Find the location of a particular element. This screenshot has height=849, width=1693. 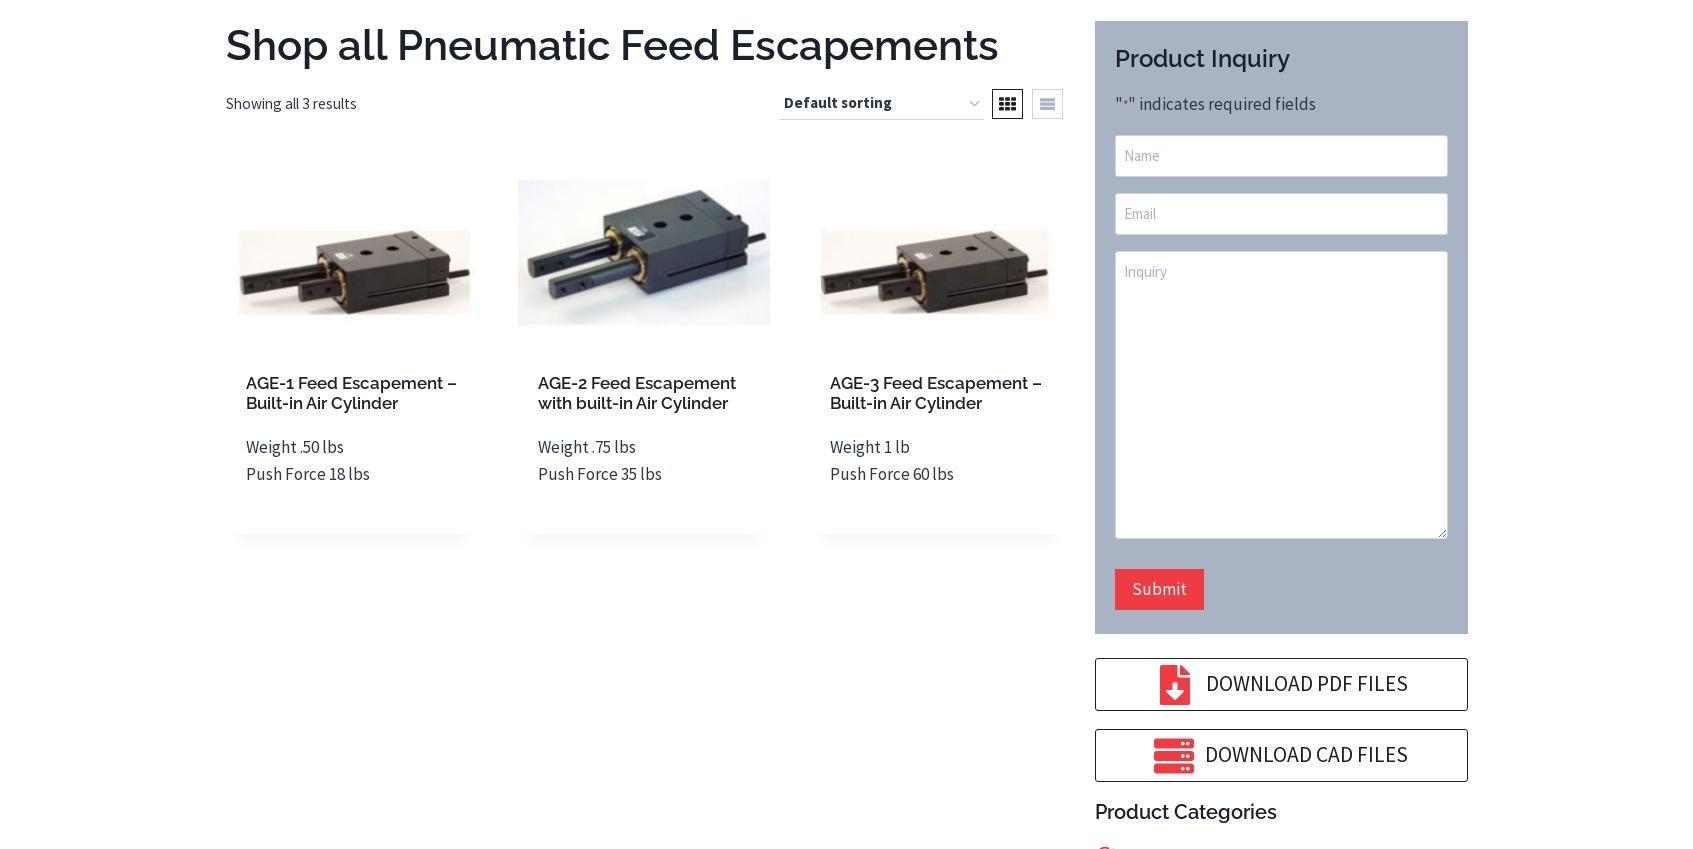

'"' is located at coordinates (1118, 101).